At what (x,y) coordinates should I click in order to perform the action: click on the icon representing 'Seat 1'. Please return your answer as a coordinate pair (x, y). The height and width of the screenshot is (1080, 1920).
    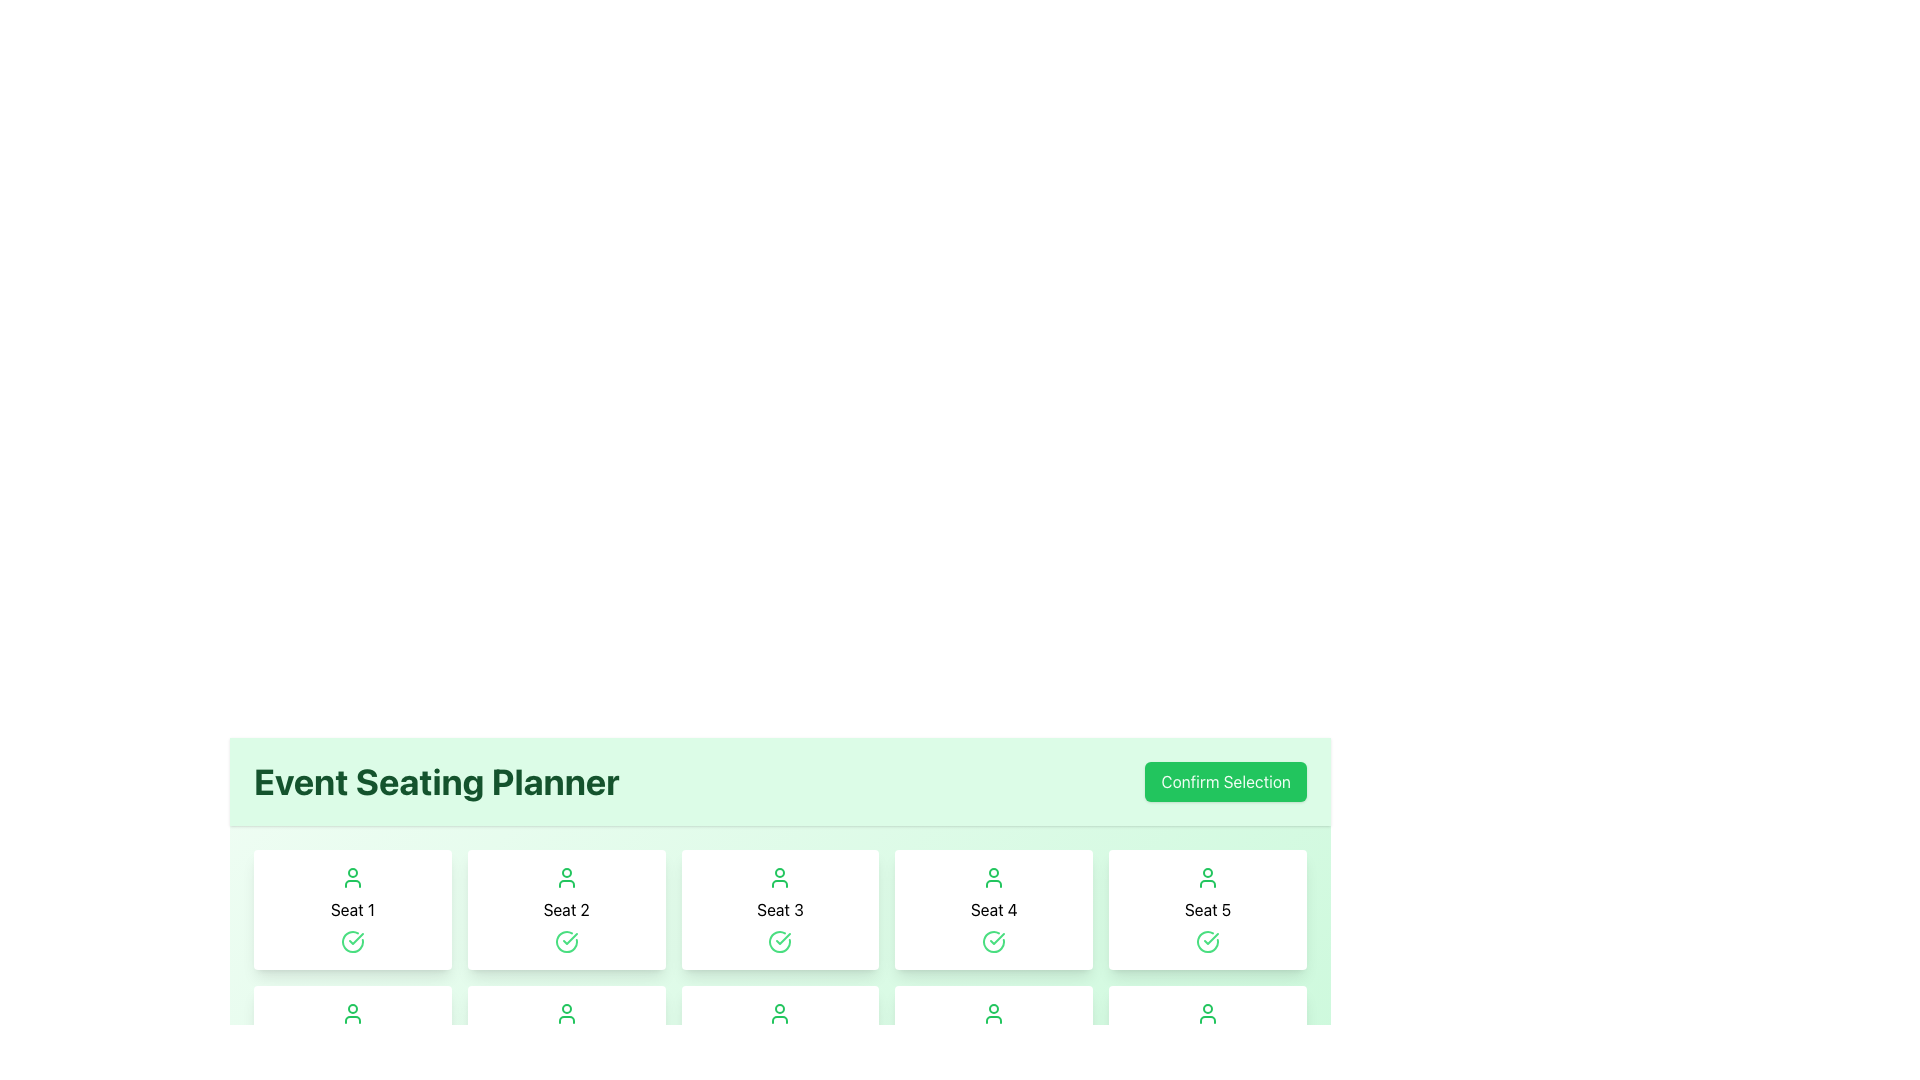
    Looking at the image, I should click on (352, 877).